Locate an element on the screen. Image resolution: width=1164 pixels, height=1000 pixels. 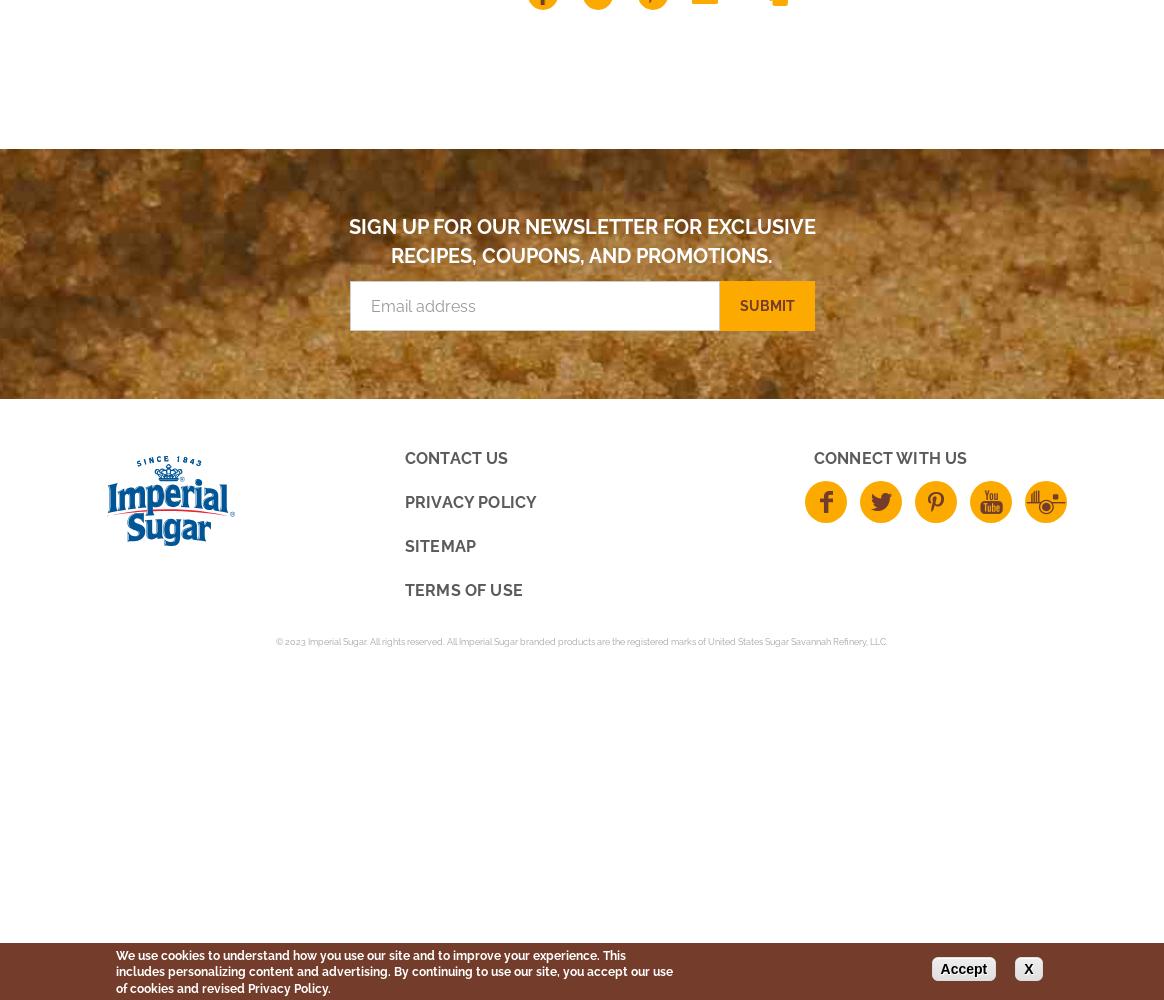
'X' is located at coordinates (1027, 967).